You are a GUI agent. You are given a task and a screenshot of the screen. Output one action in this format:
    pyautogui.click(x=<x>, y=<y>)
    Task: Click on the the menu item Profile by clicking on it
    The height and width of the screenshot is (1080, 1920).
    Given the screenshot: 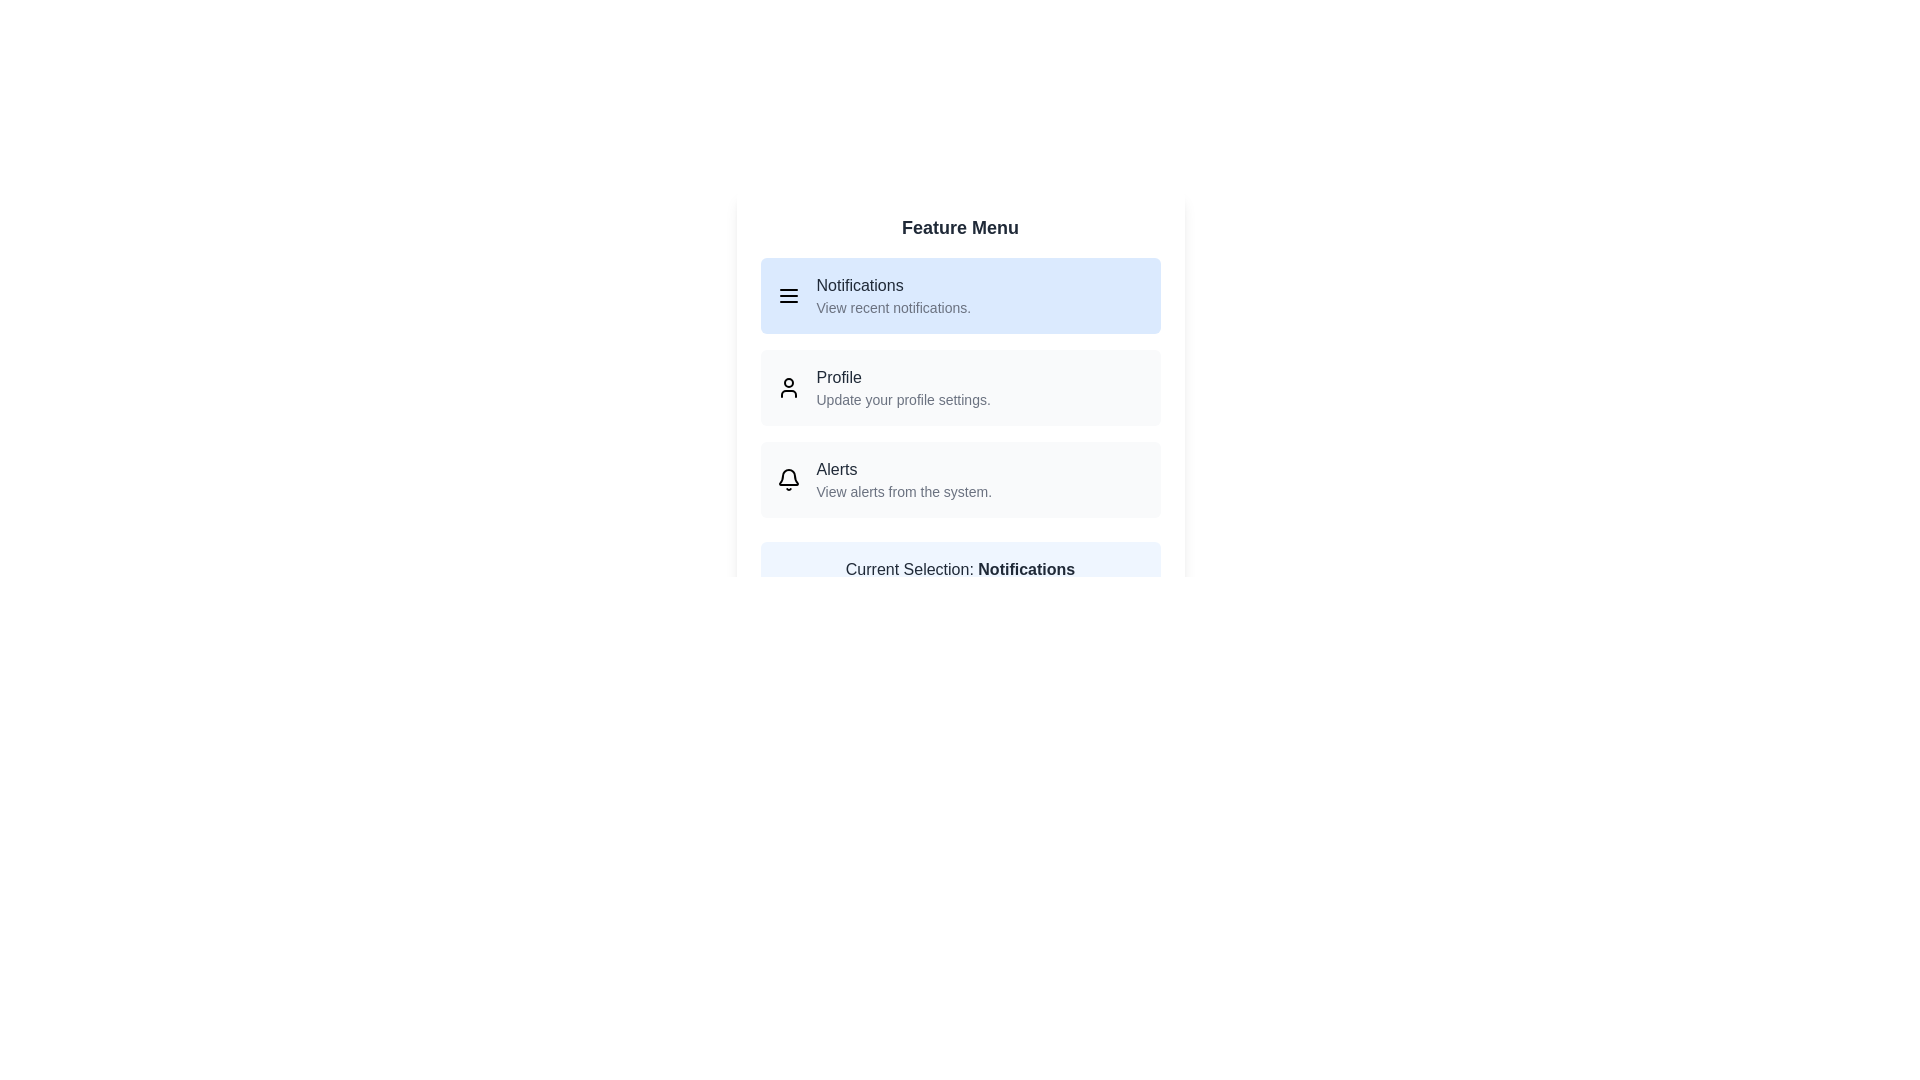 What is the action you would take?
    pyautogui.click(x=960, y=388)
    